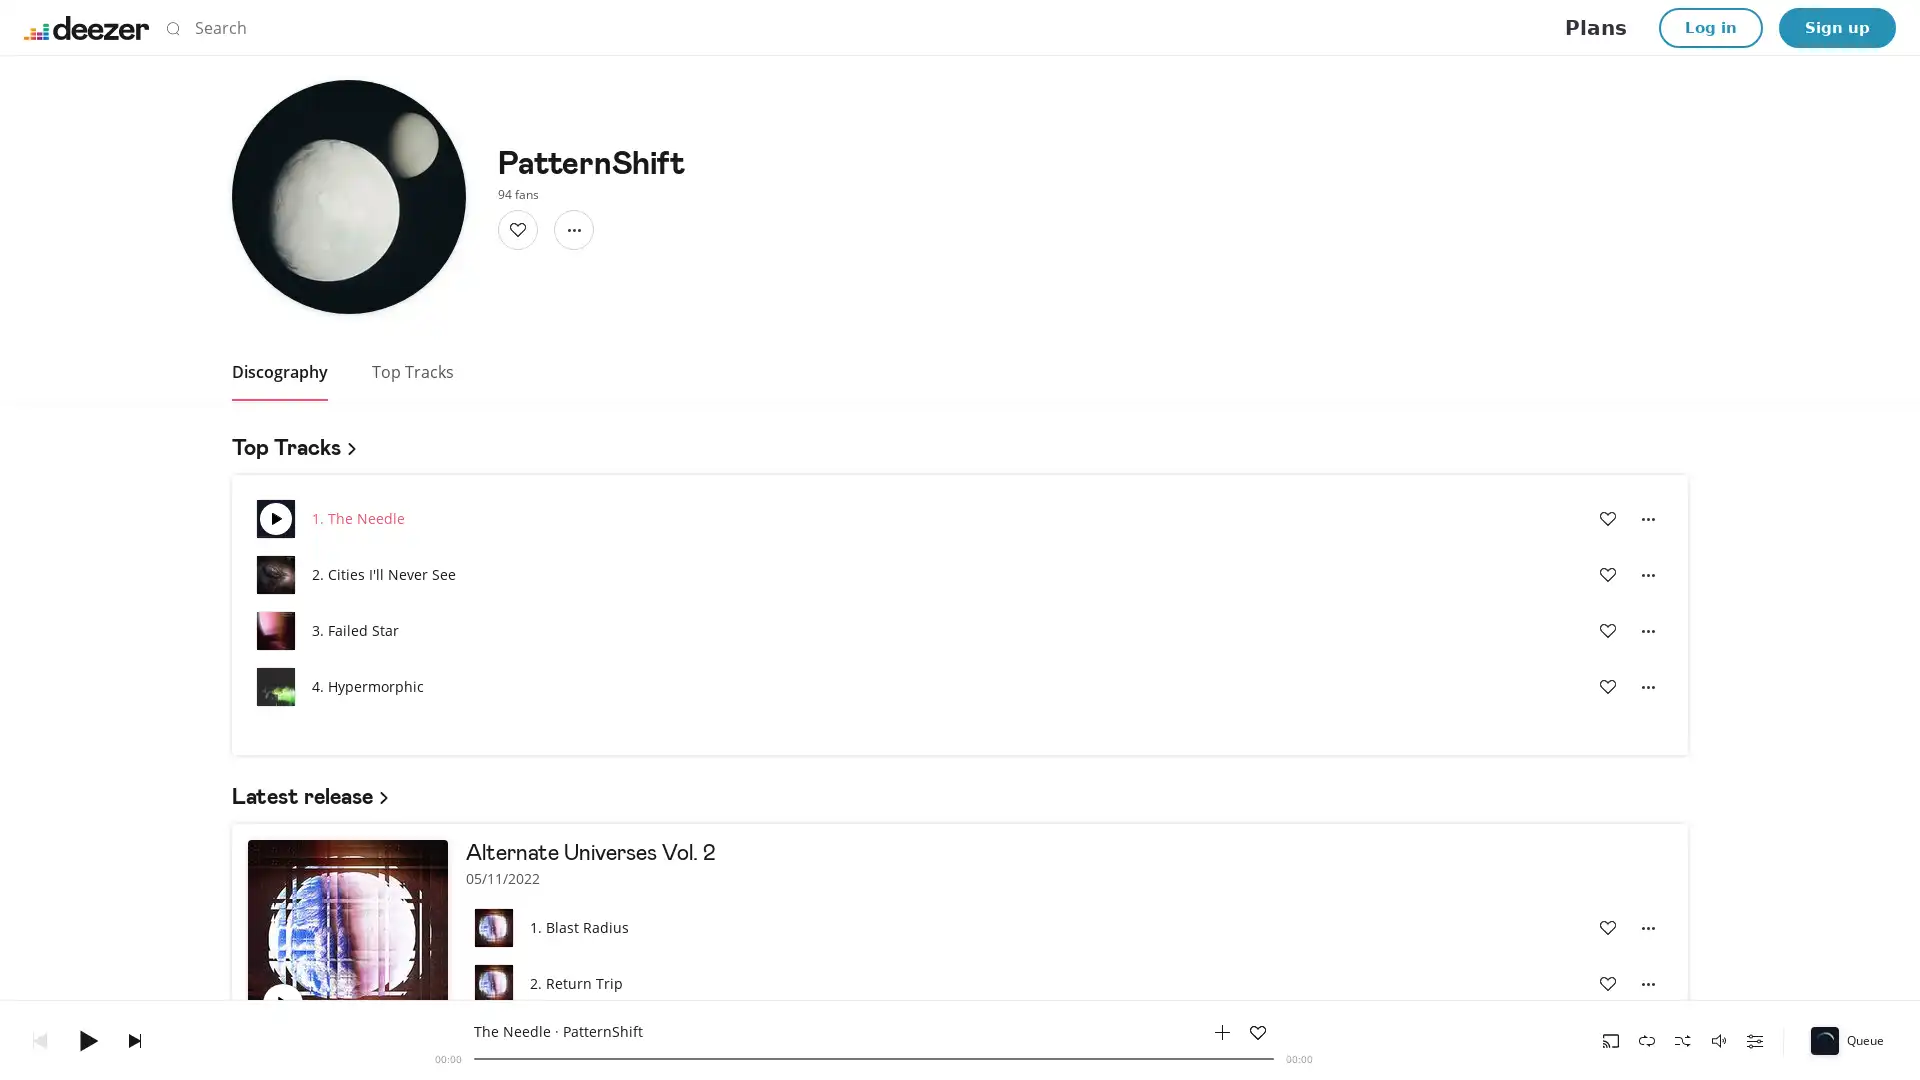 The image size is (1920, 1080). I want to click on Add to Favorite tracks, so click(1608, 685).